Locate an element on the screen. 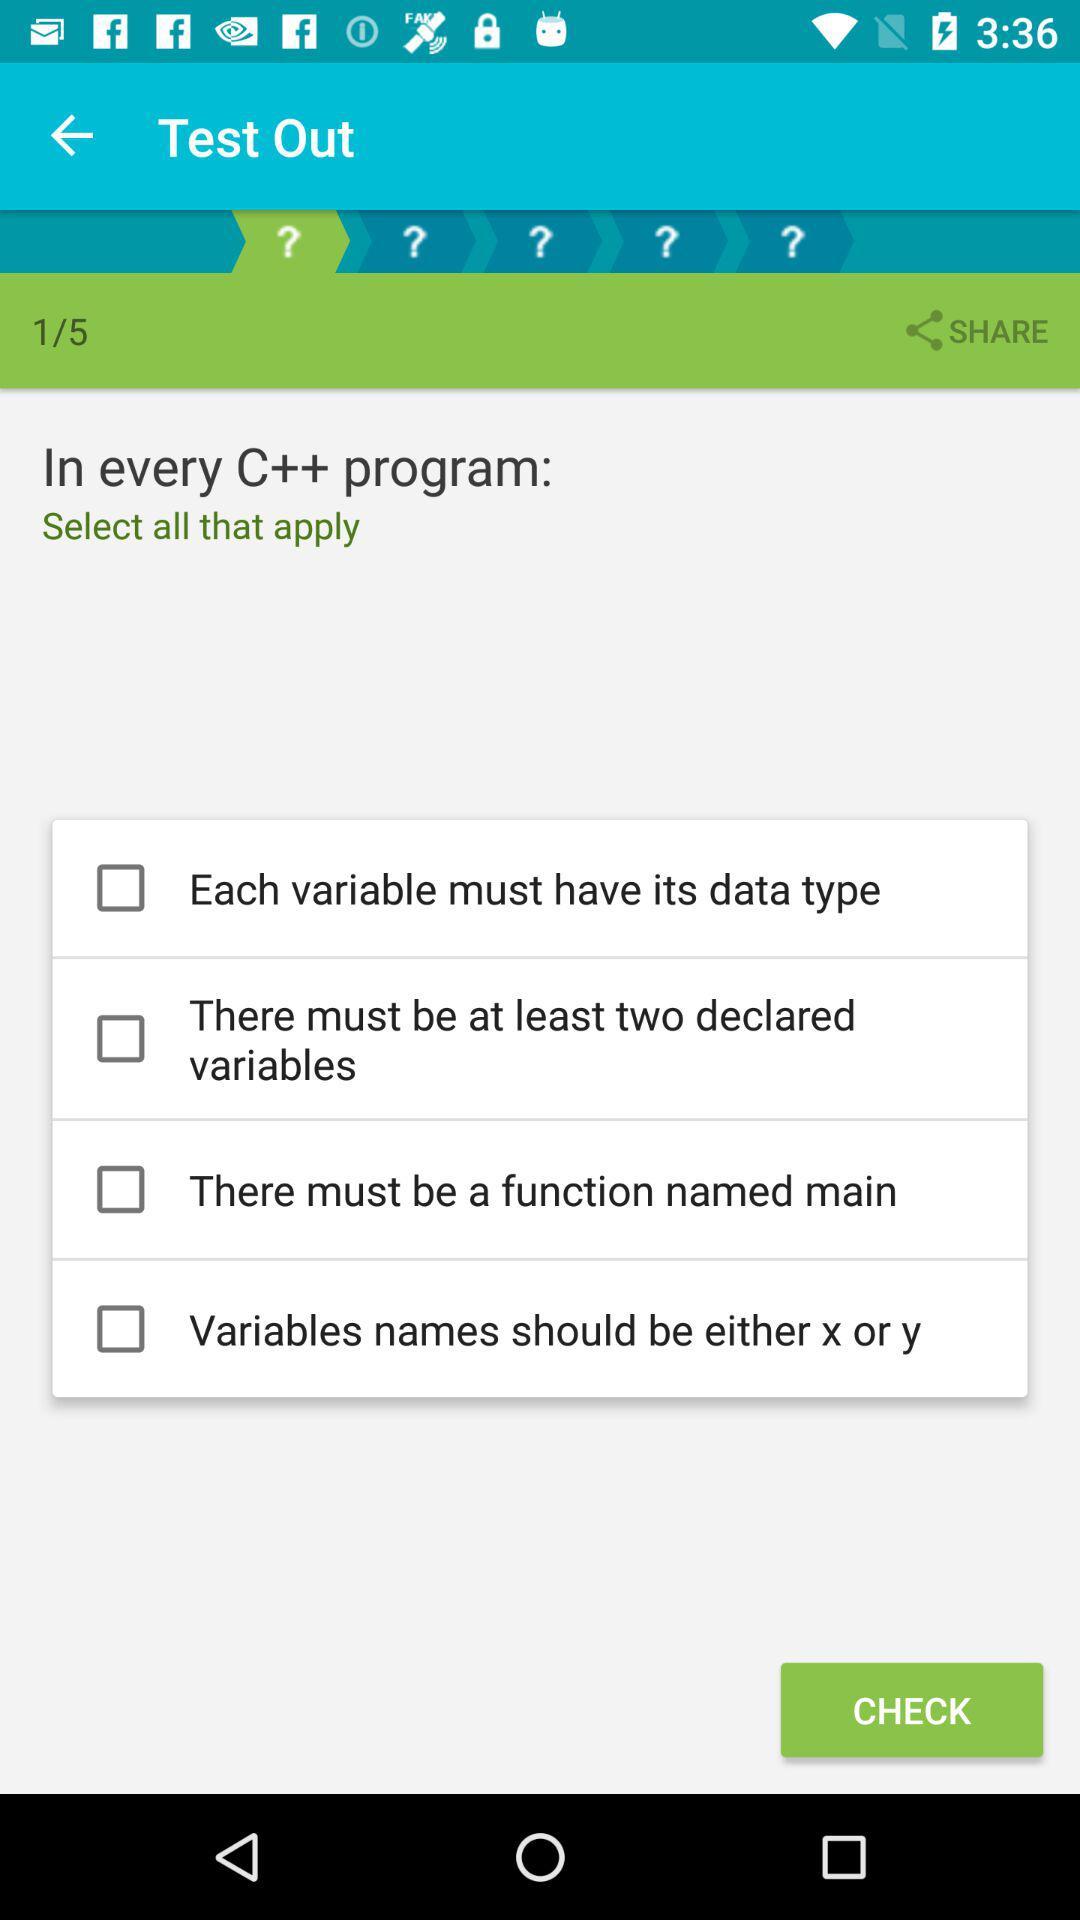  the right most question mark is located at coordinates (790, 240).